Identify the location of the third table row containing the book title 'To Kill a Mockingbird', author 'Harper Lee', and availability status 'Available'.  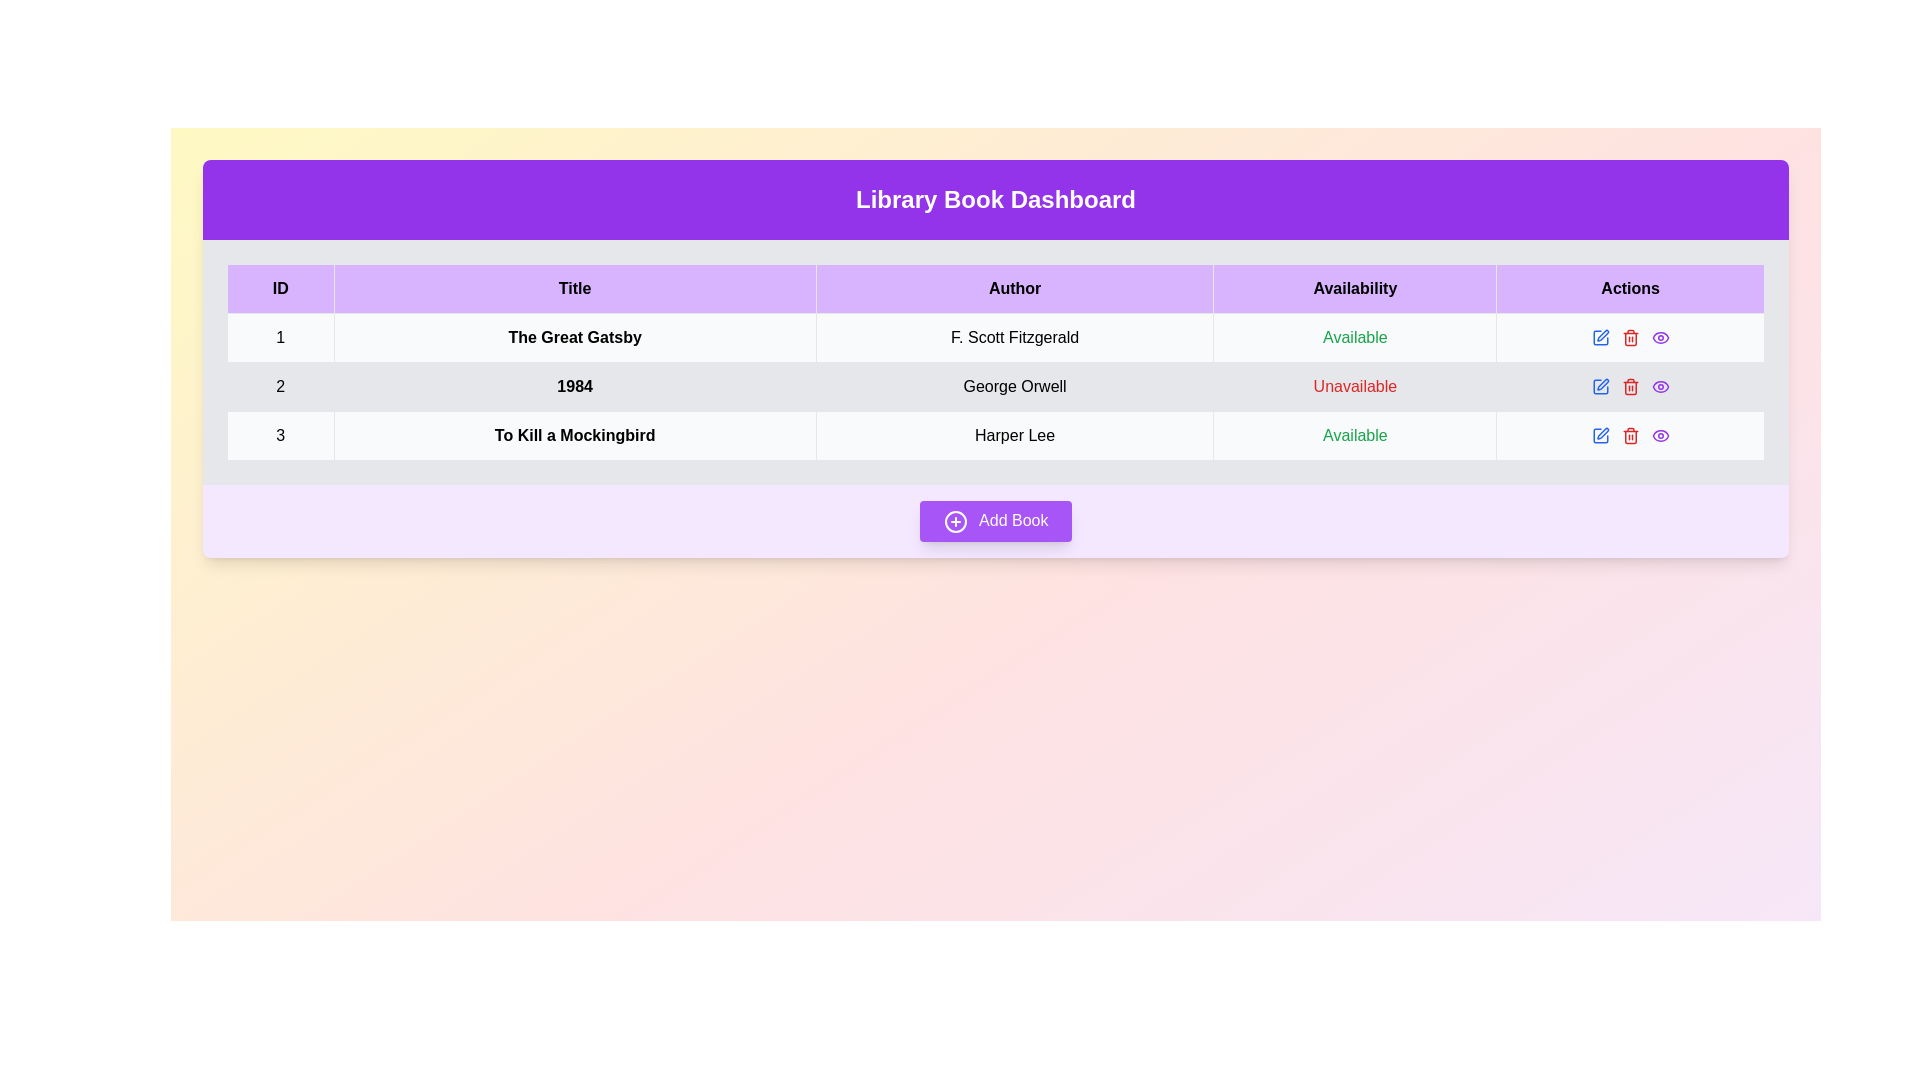
(996, 434).